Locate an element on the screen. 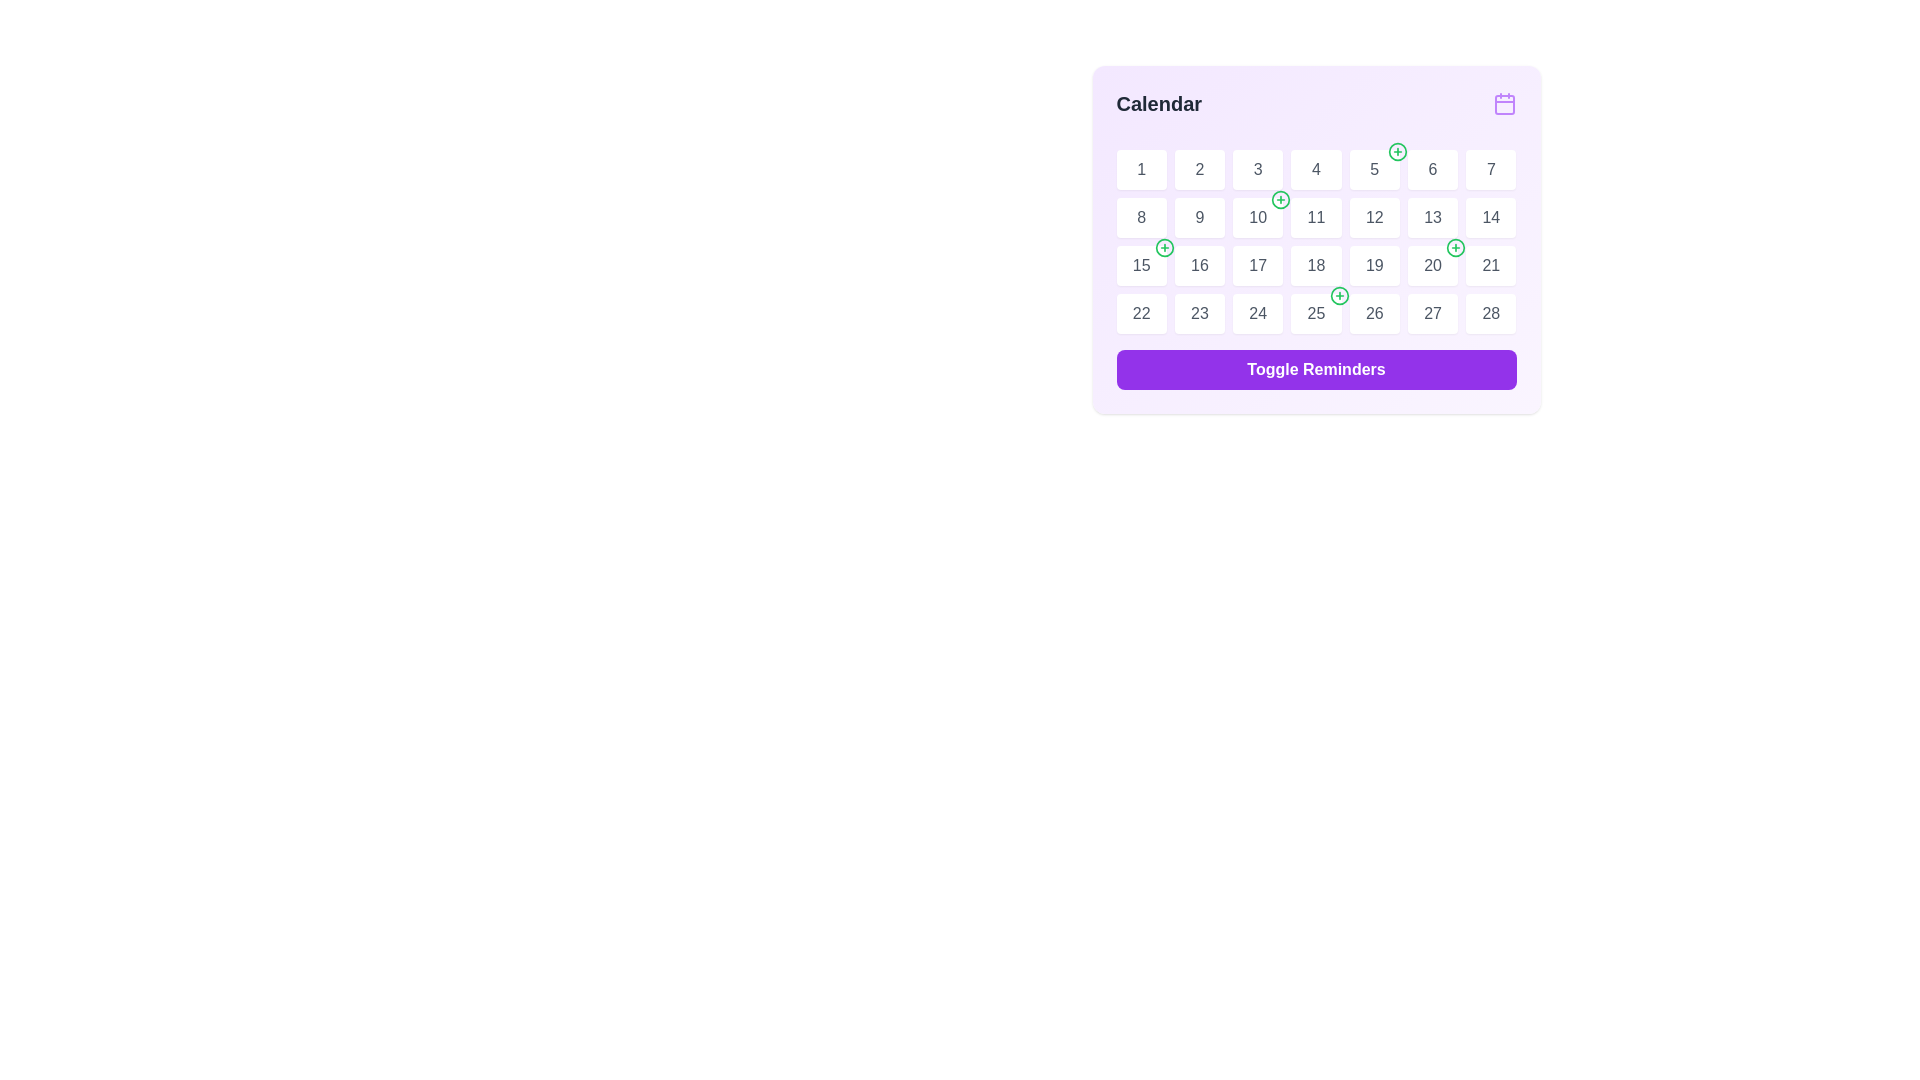 The image size is (1920, 1080). the text label indicating the date '19' in the calendar interface, located in the third row and fourth column of the grid layout is located at coordinates (1373, 264).